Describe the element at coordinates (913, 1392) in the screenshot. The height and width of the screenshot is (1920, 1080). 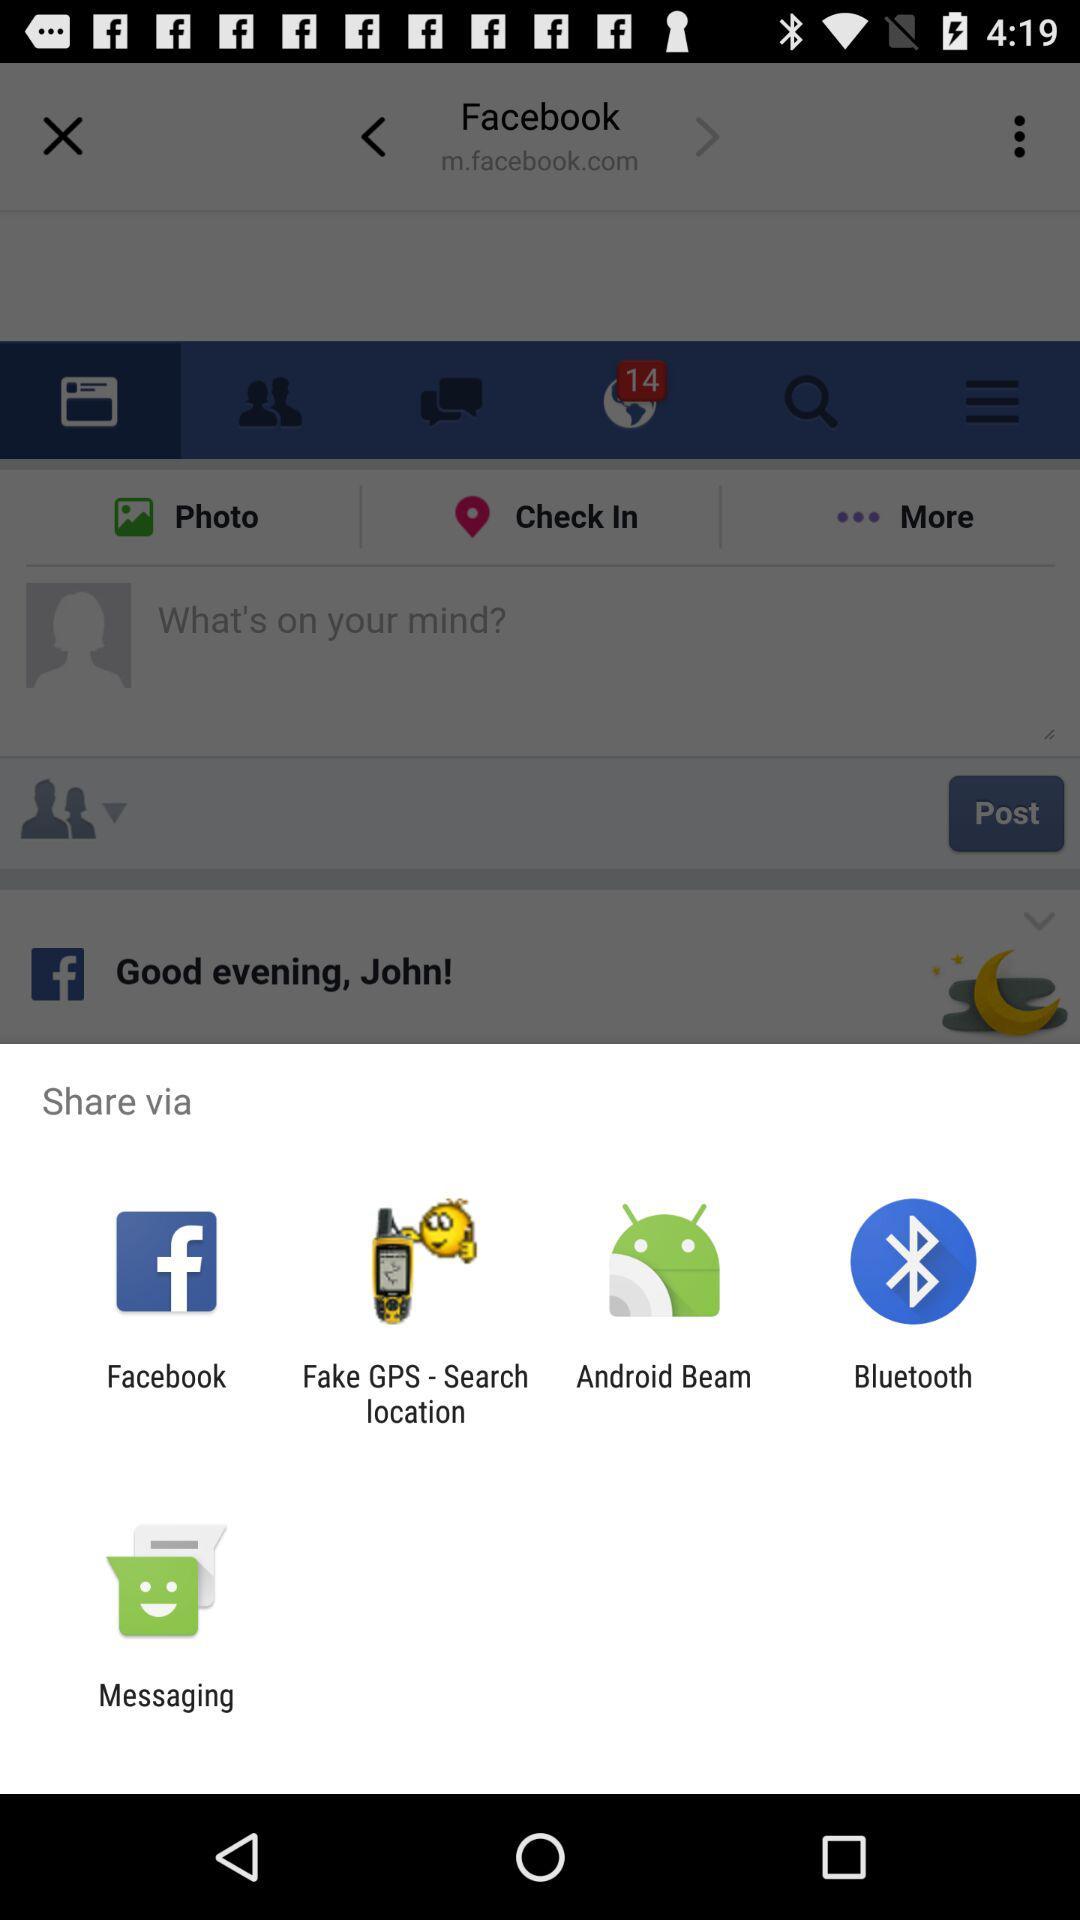
I see `the item to the right of android beam item` at that location.